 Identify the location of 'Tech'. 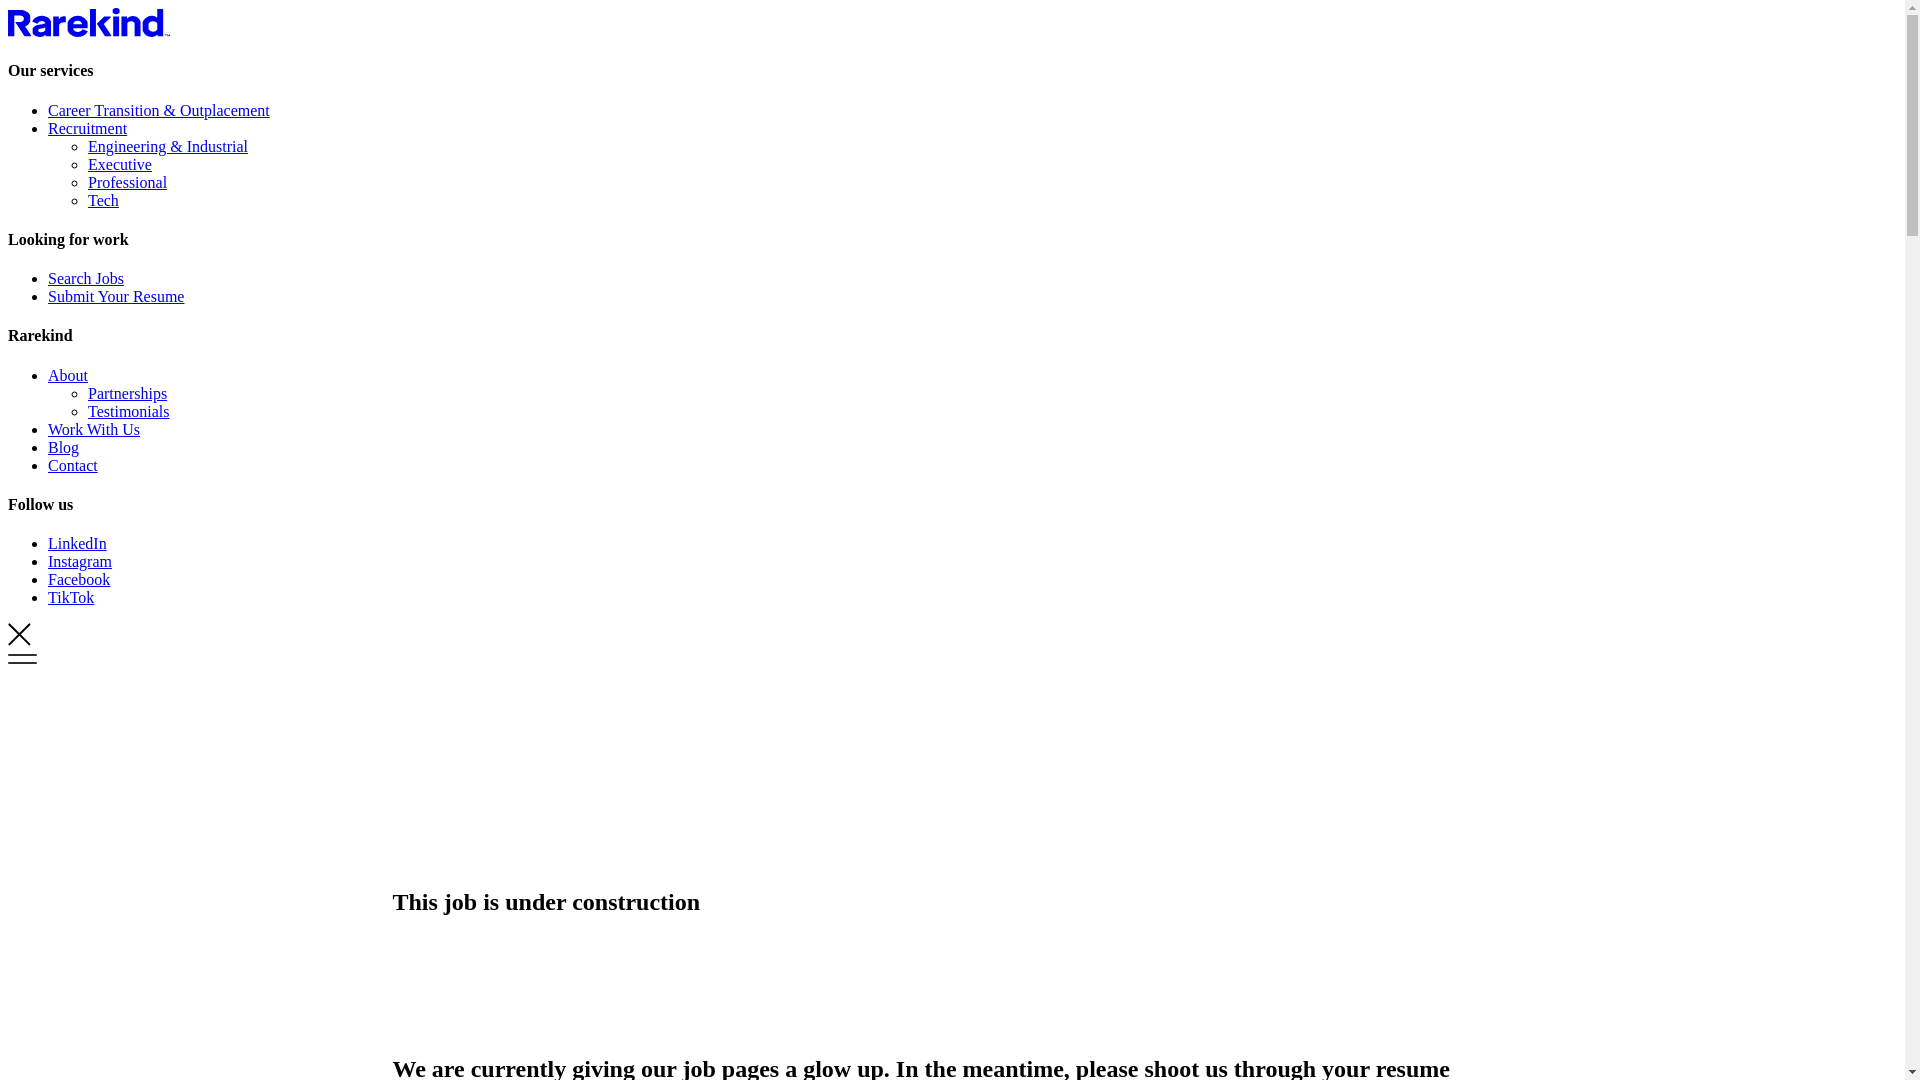
(102, 200).